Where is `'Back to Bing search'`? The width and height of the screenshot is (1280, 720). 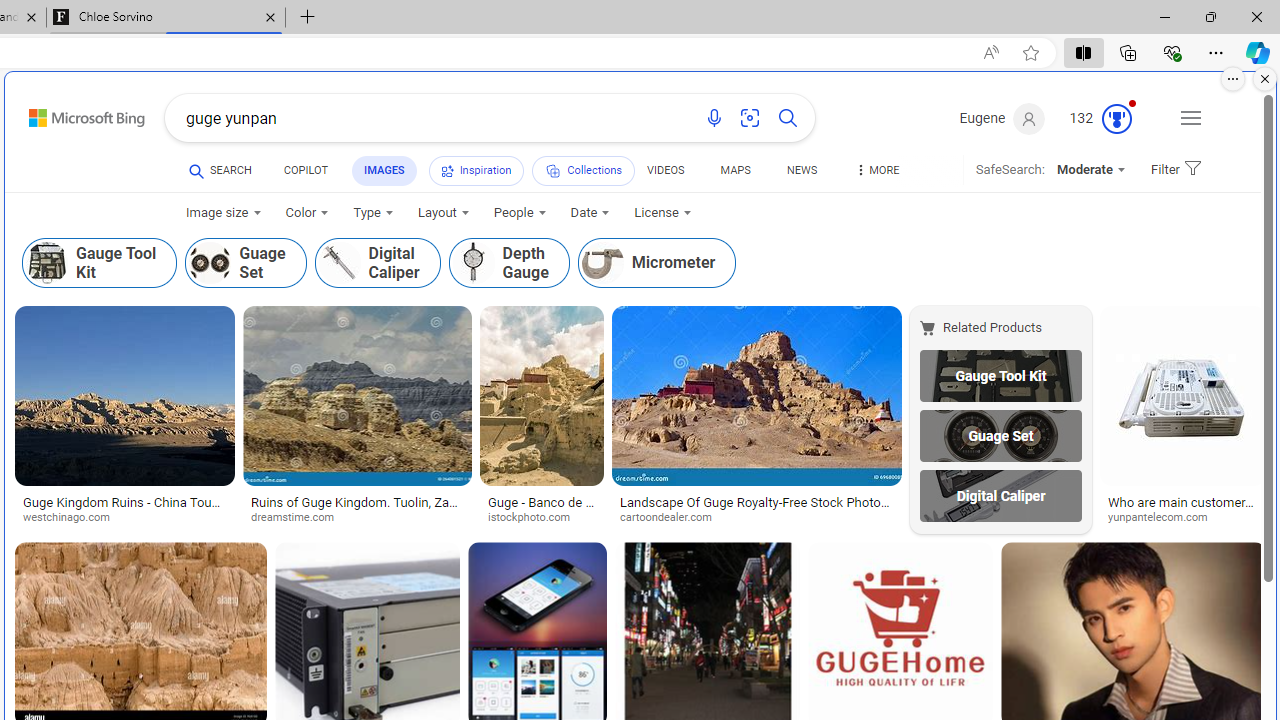
'Back to Bing search' is located at coordinates (74, 114).